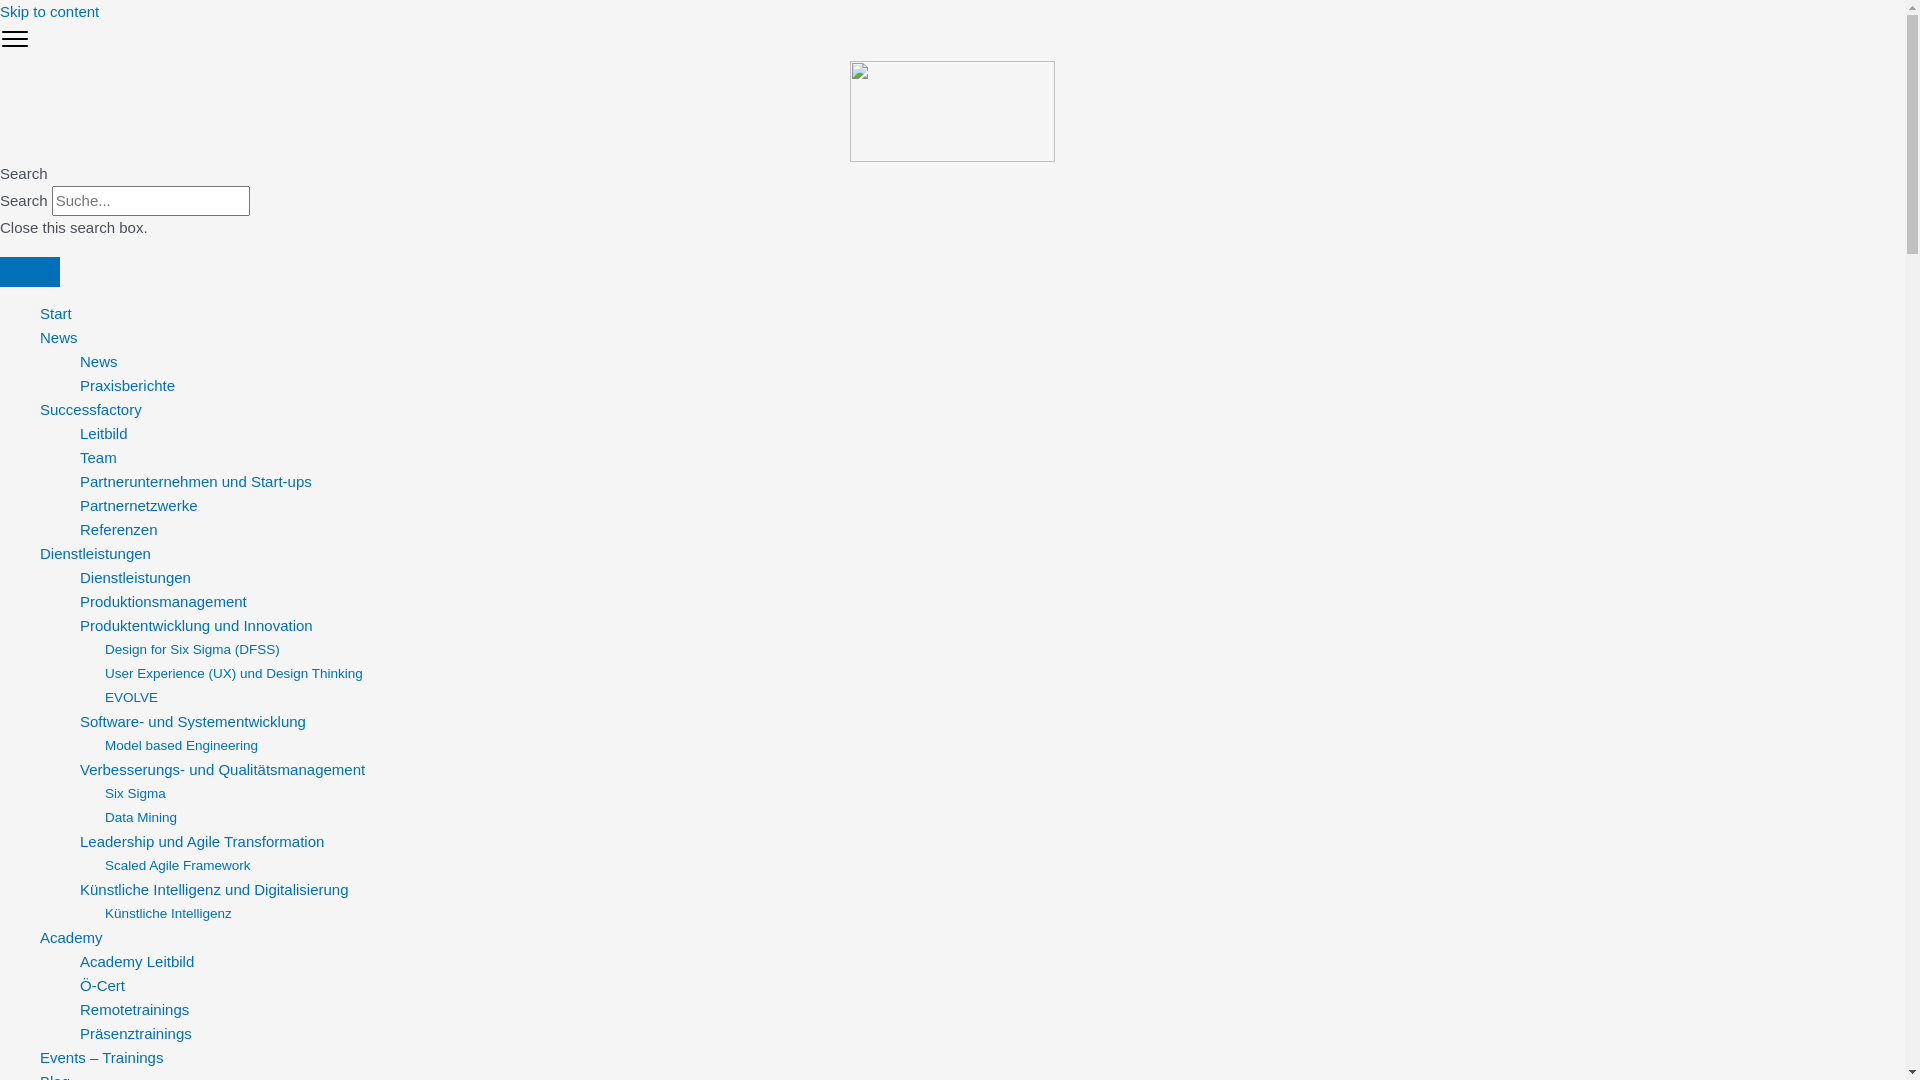 This screenshot has width=1920, height=1080. What do you see at coordinates (181, 745) in the screenshot?
I see `'Model based Engineering'` at bounding box center [181, 745].